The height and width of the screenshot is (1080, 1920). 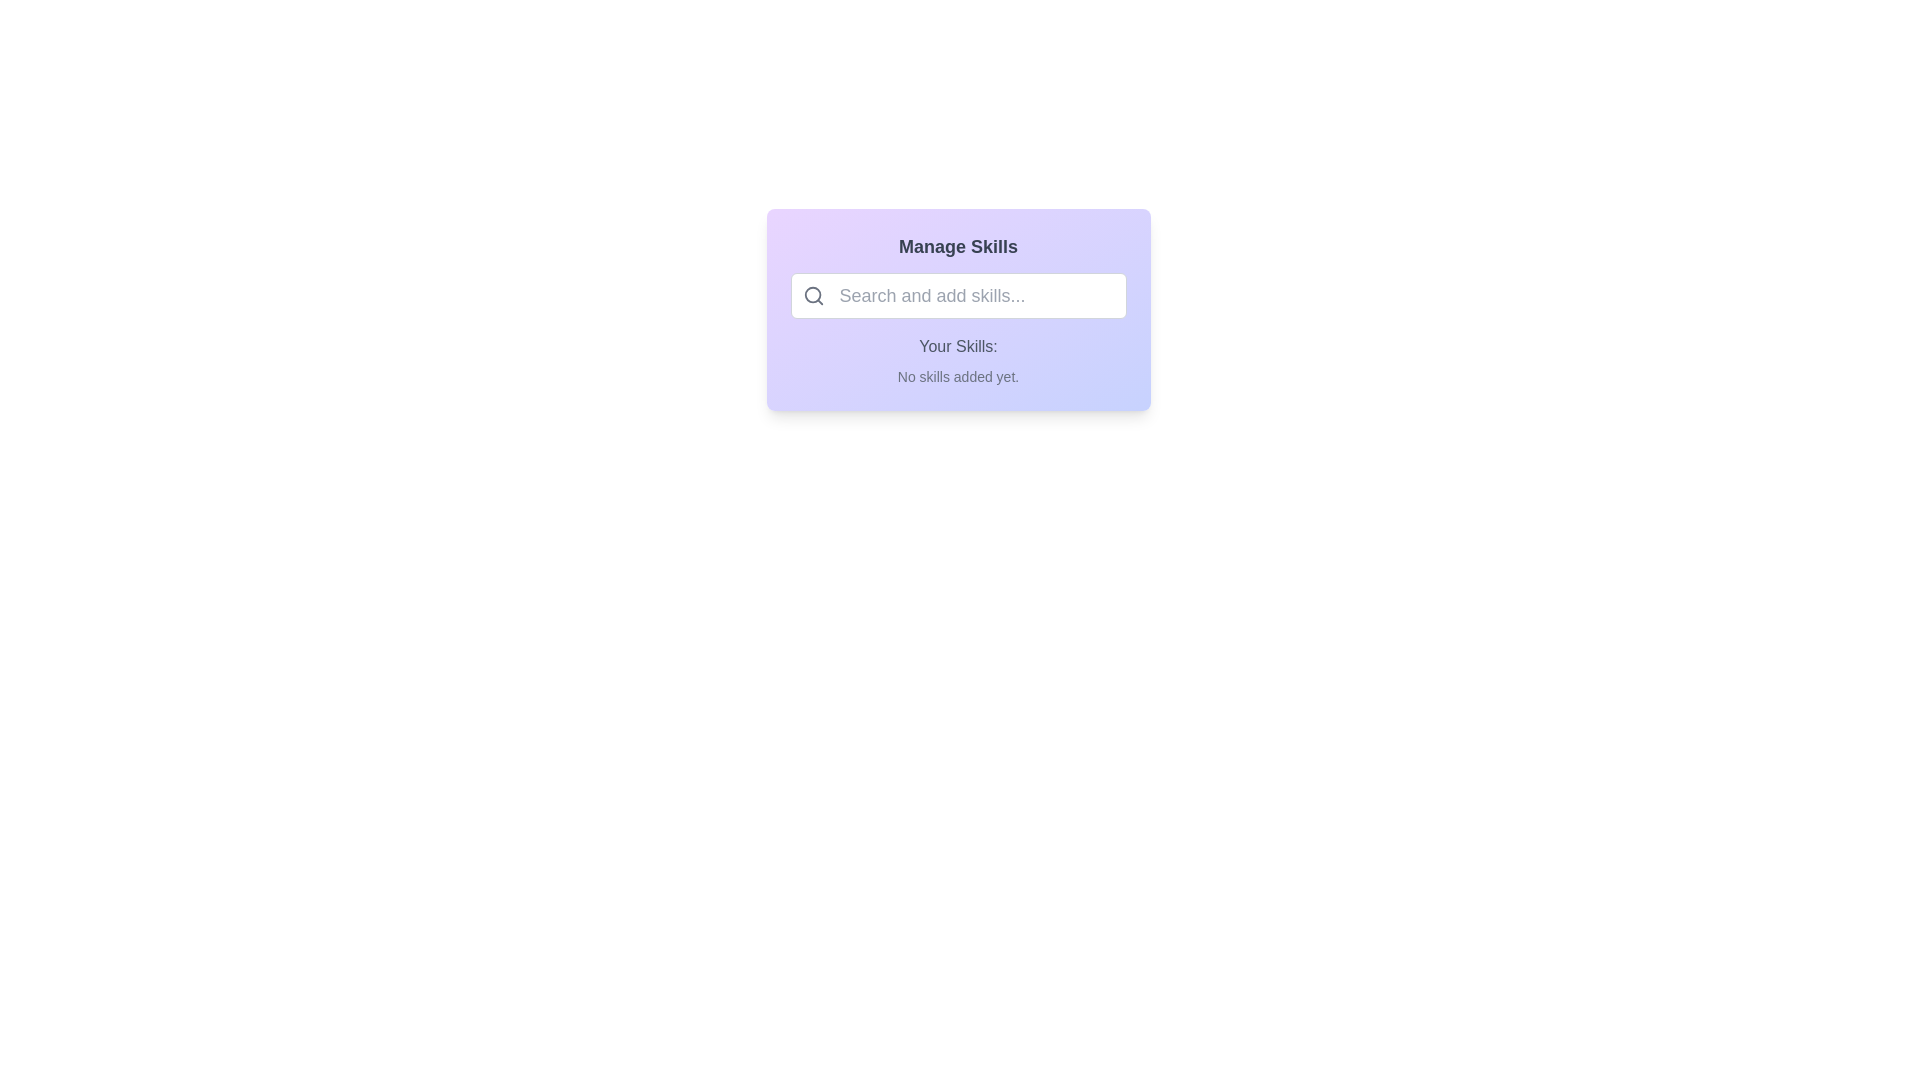 What do you see at coordinates (957, 346) in the screenshot?
I see `the centrally located Text label that indicates the skills listing section, which is above the text 'No skills added yet.'` at bounding box center [957, 346].